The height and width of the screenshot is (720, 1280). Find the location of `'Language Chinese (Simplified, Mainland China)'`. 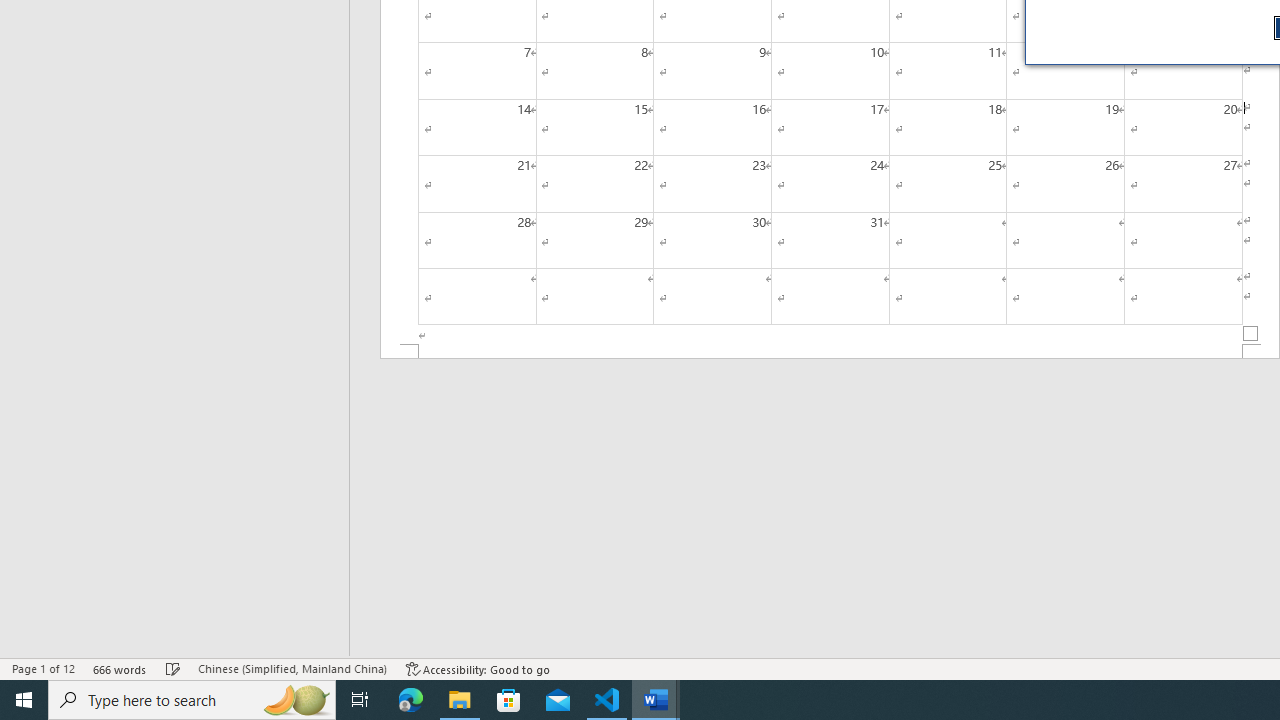

'Language Chinese (Simplified, Mainland China)' is located at coordinates (291, 669).